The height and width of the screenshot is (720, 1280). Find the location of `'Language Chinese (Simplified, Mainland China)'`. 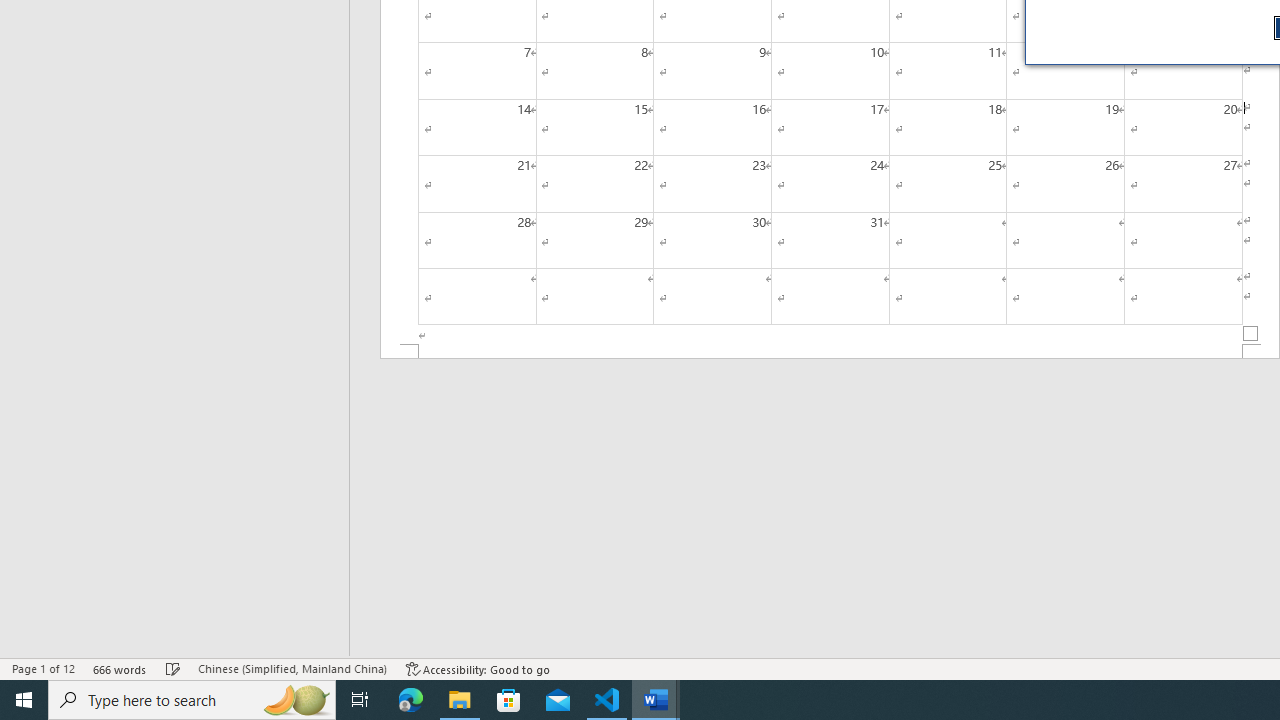

'Language Chinese (Simplified, Mainland China)' is located at coordinates (291, 669).